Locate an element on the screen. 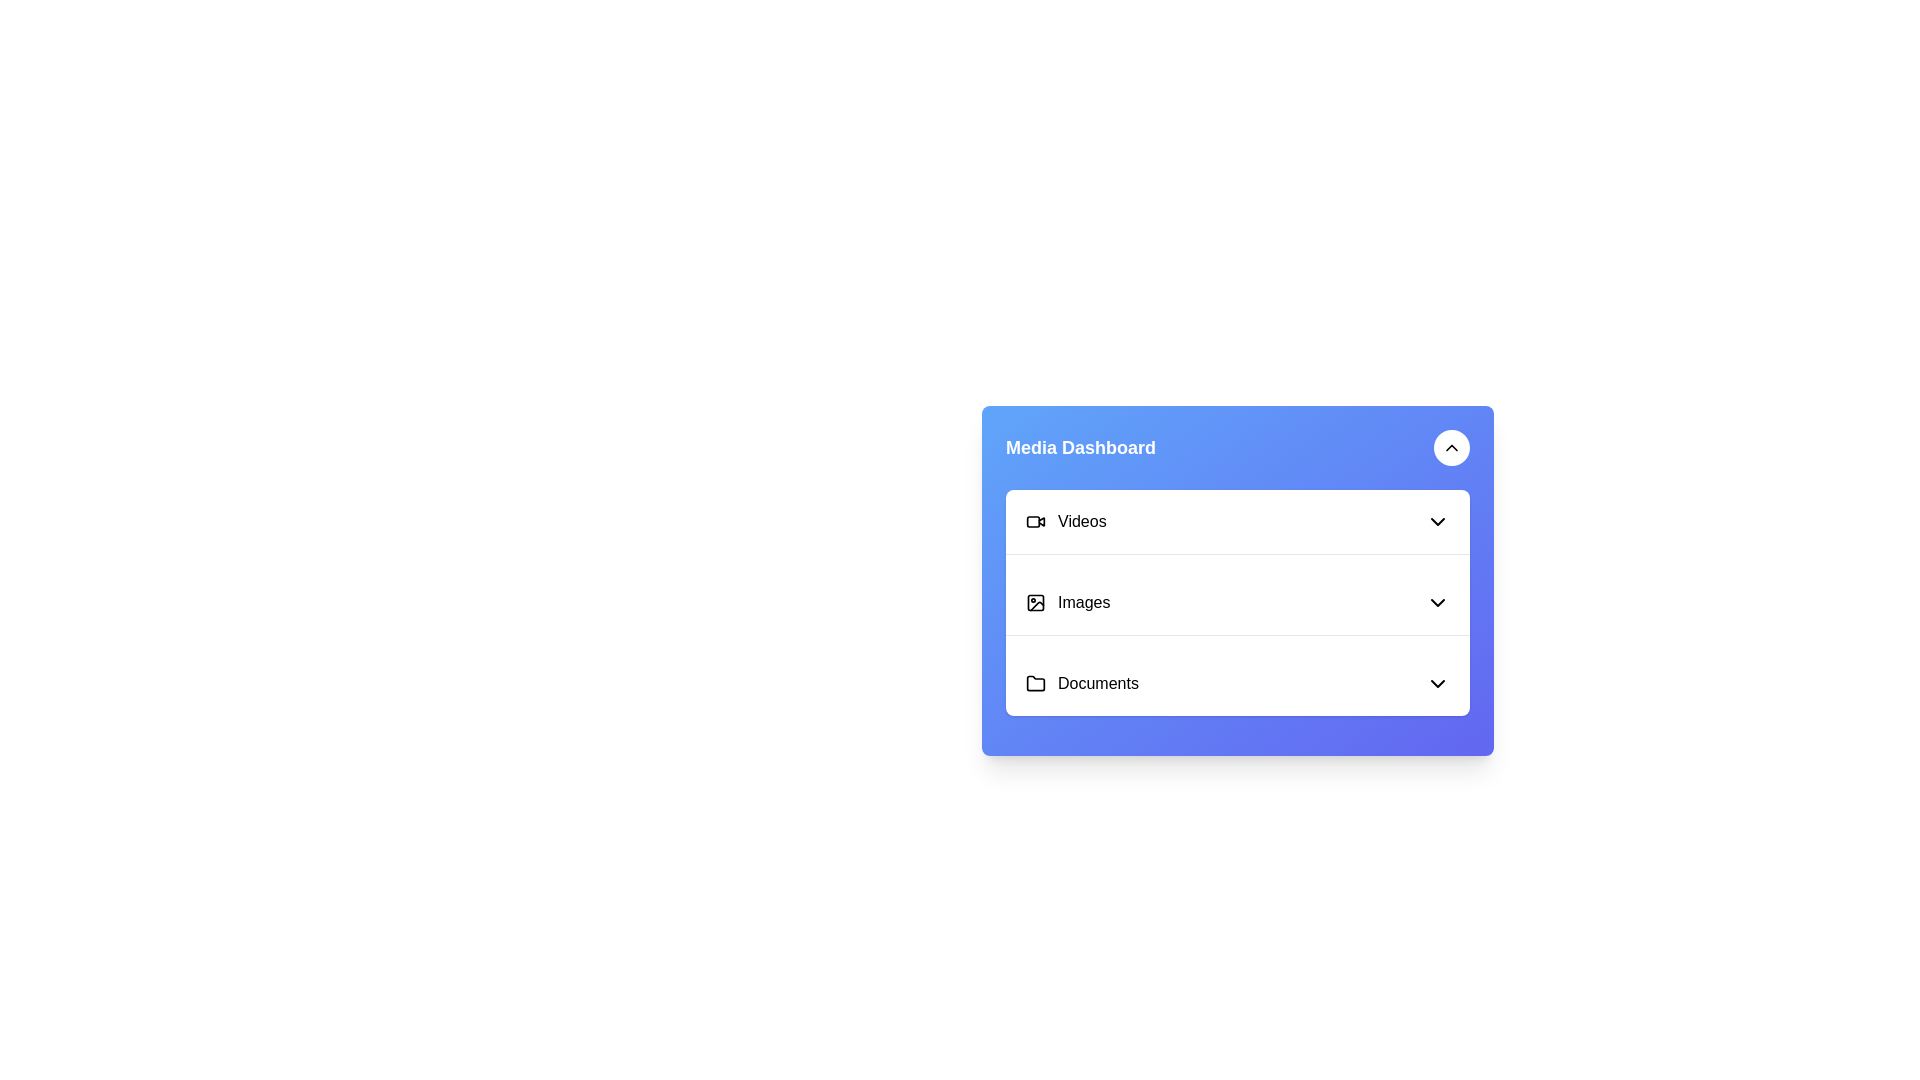  the 'Documents' text label is located at coordinates (1081, 682).